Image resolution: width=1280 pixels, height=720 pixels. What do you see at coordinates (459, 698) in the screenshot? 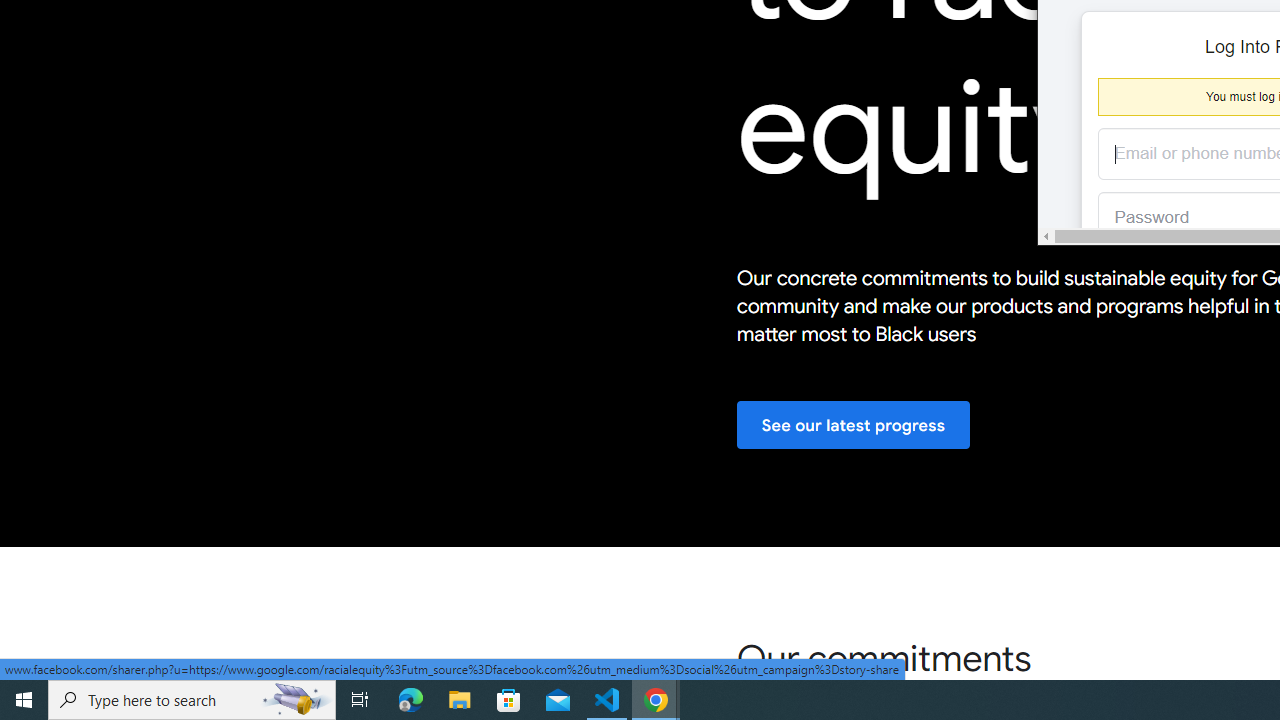
I see `'File Explorer'` at bounding box center [459, 698].